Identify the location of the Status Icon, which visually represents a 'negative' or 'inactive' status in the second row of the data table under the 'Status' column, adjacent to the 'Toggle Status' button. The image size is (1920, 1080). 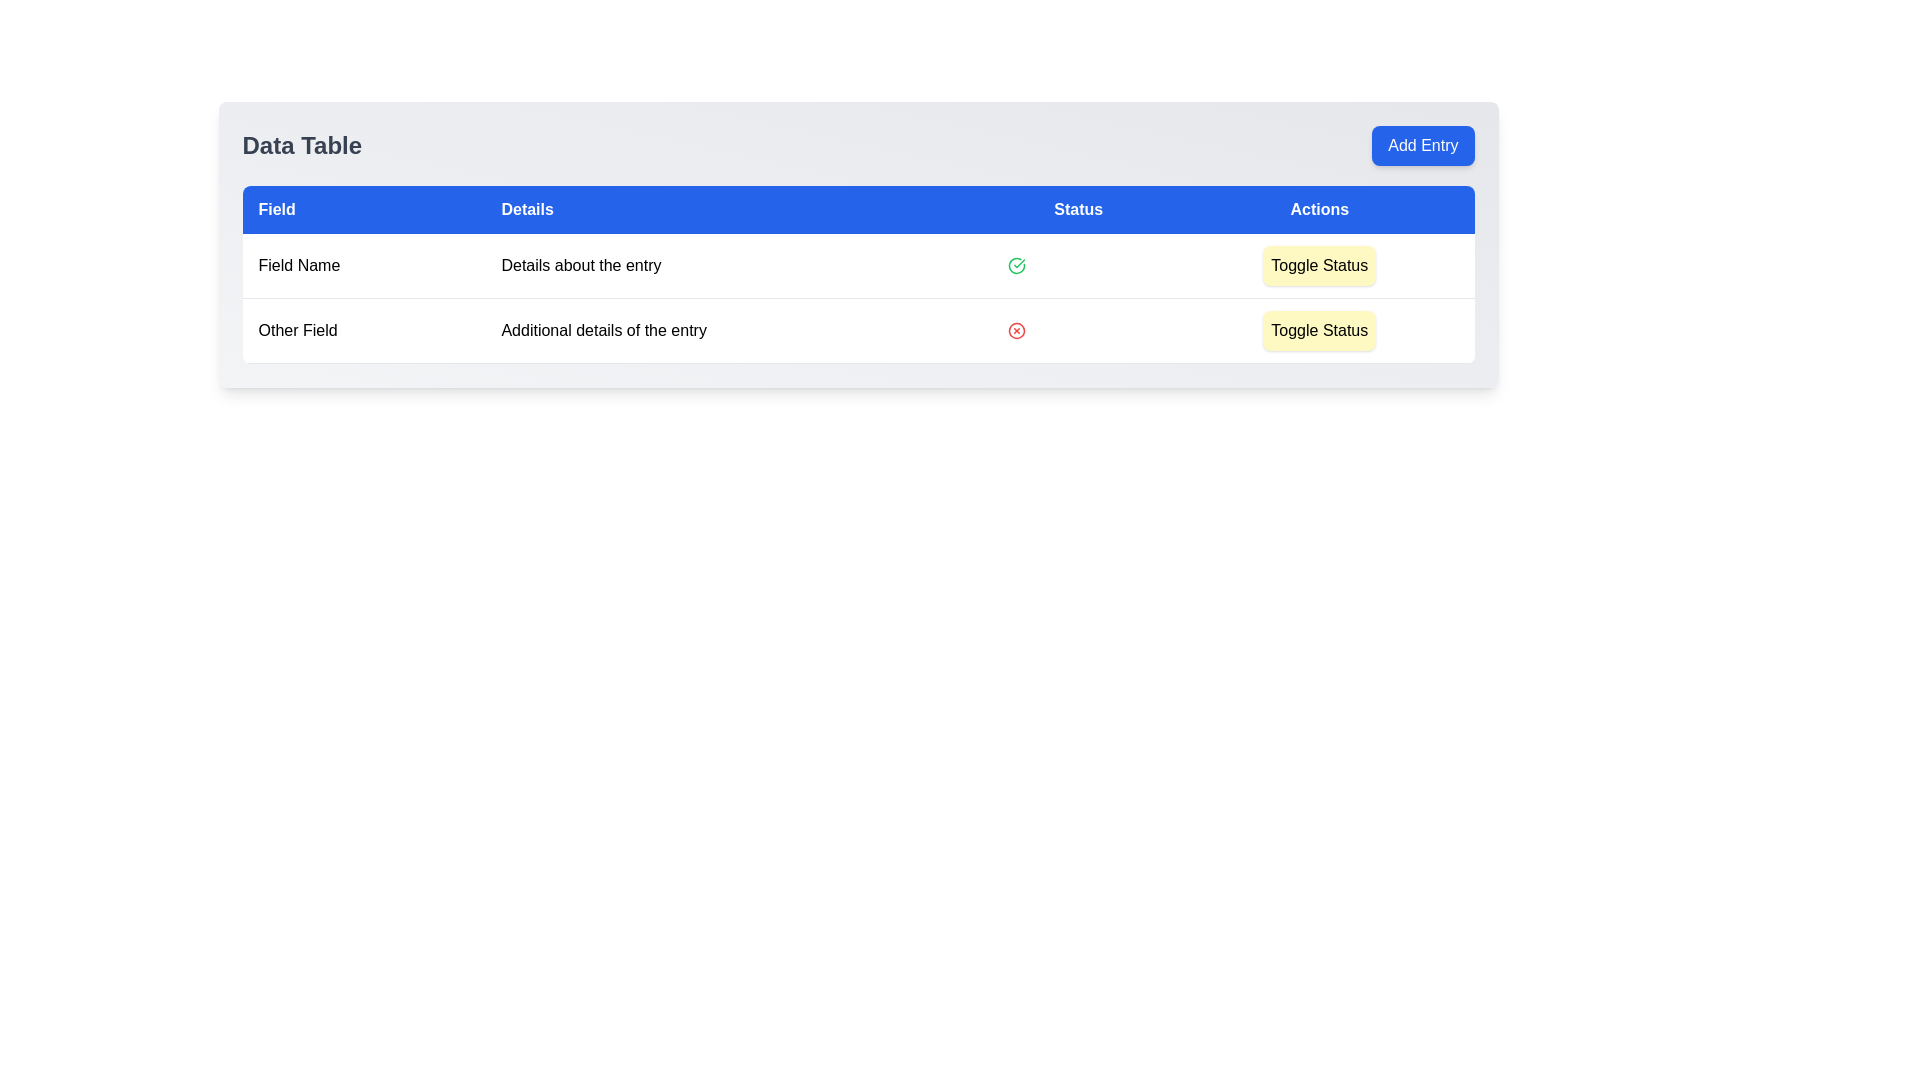
(1017, 330).